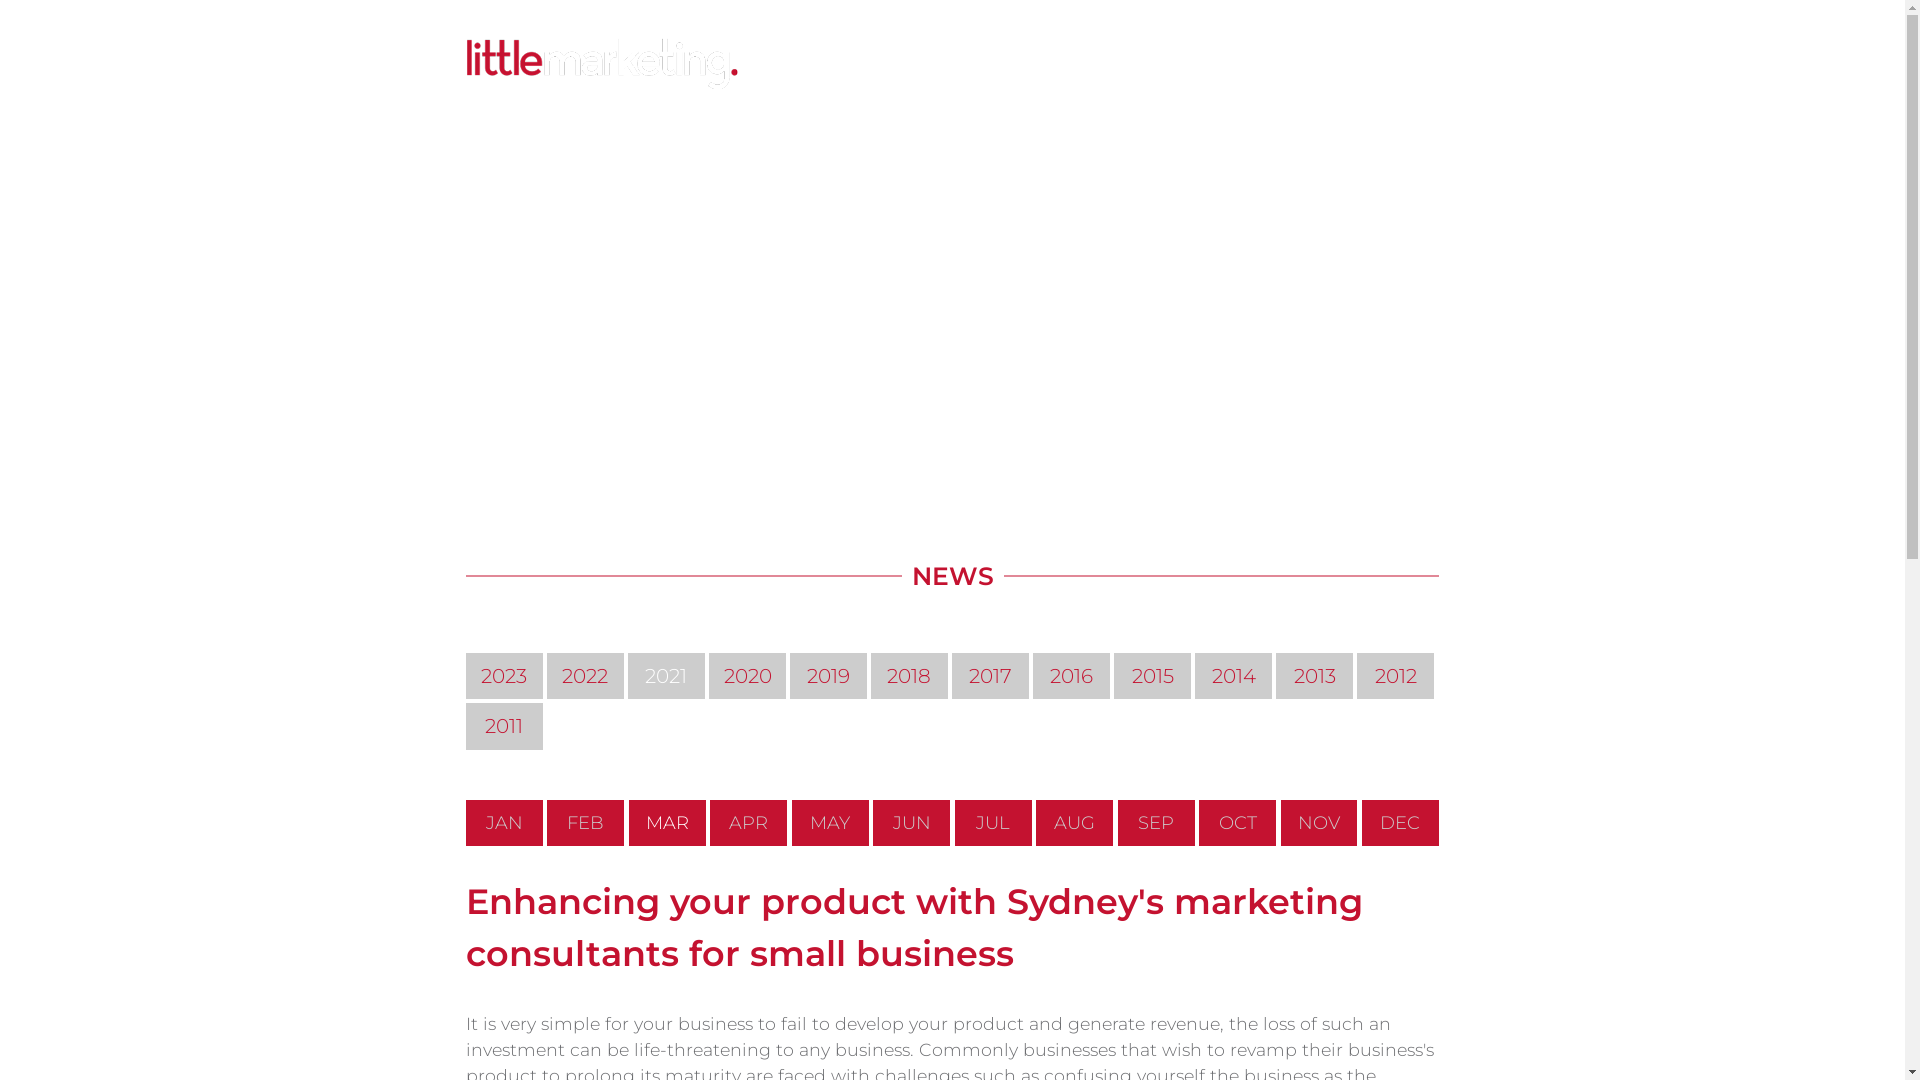 This screenshot has height=1080, width=1920. What do you see at coordinates (1041, 64) in the screenshot?
I see `'OUR BOOK'` at bounding box center [1041, 64].